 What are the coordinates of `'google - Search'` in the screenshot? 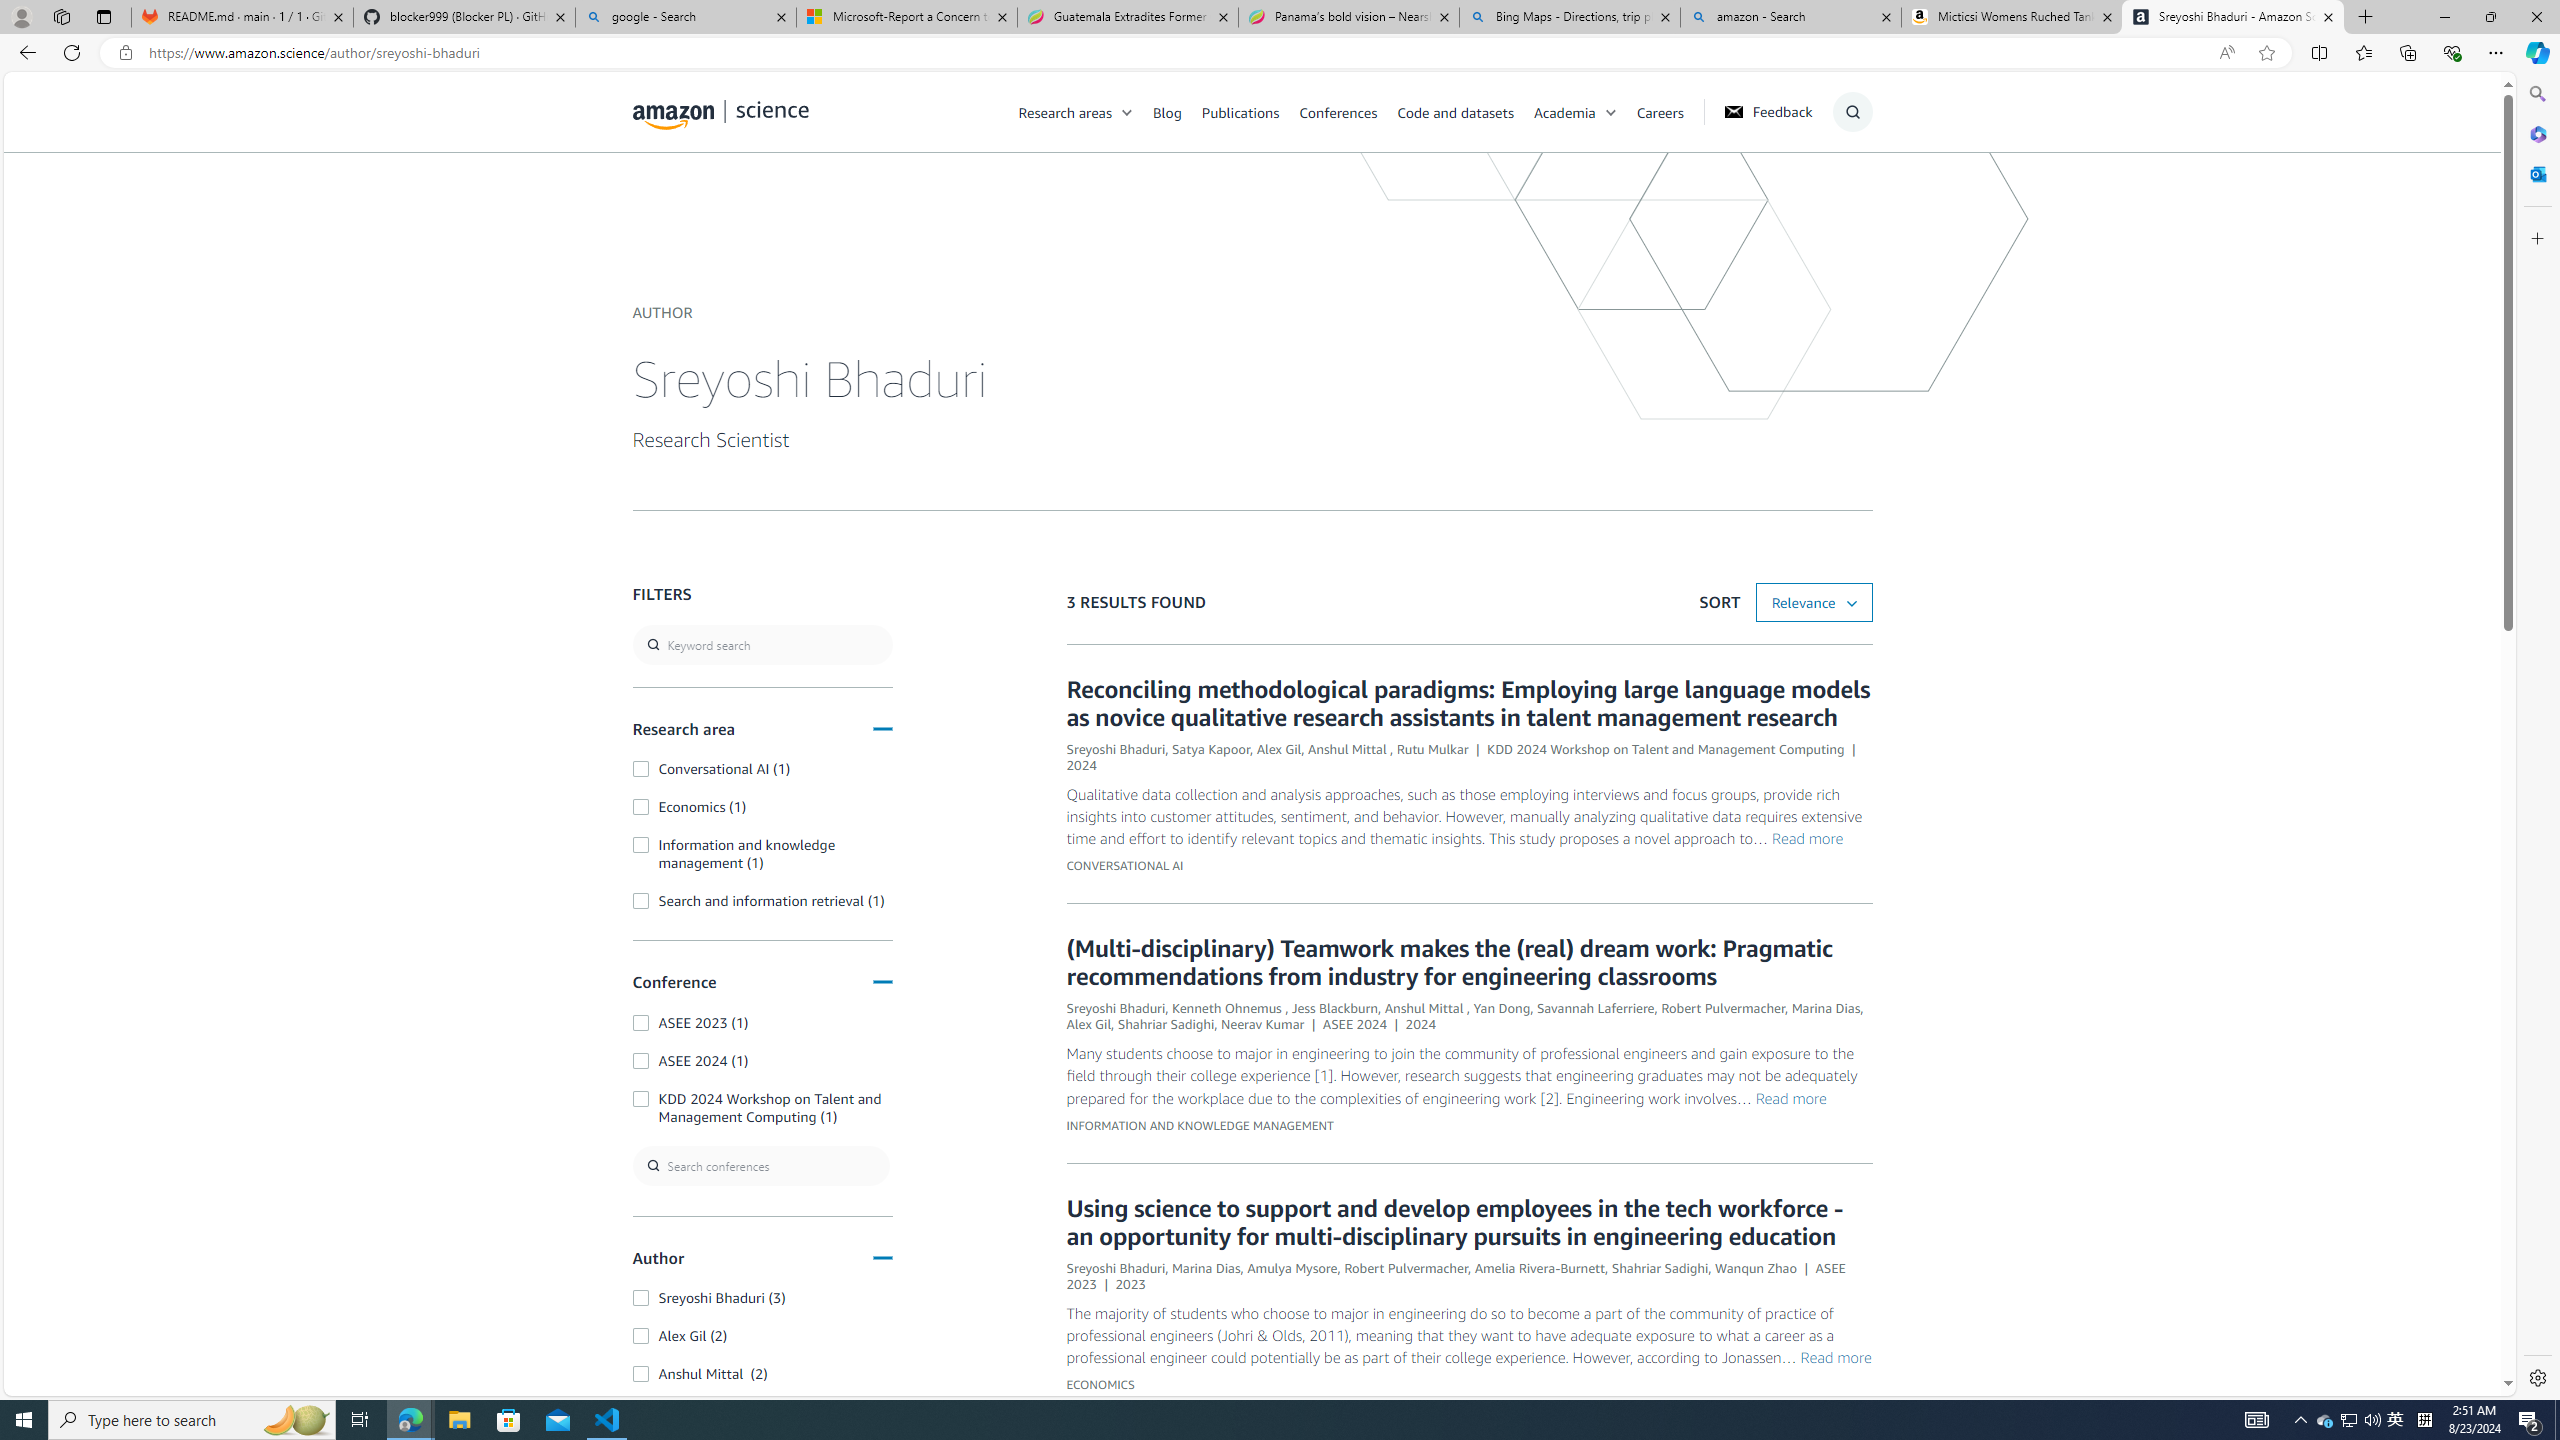 It's located at (684, 16).